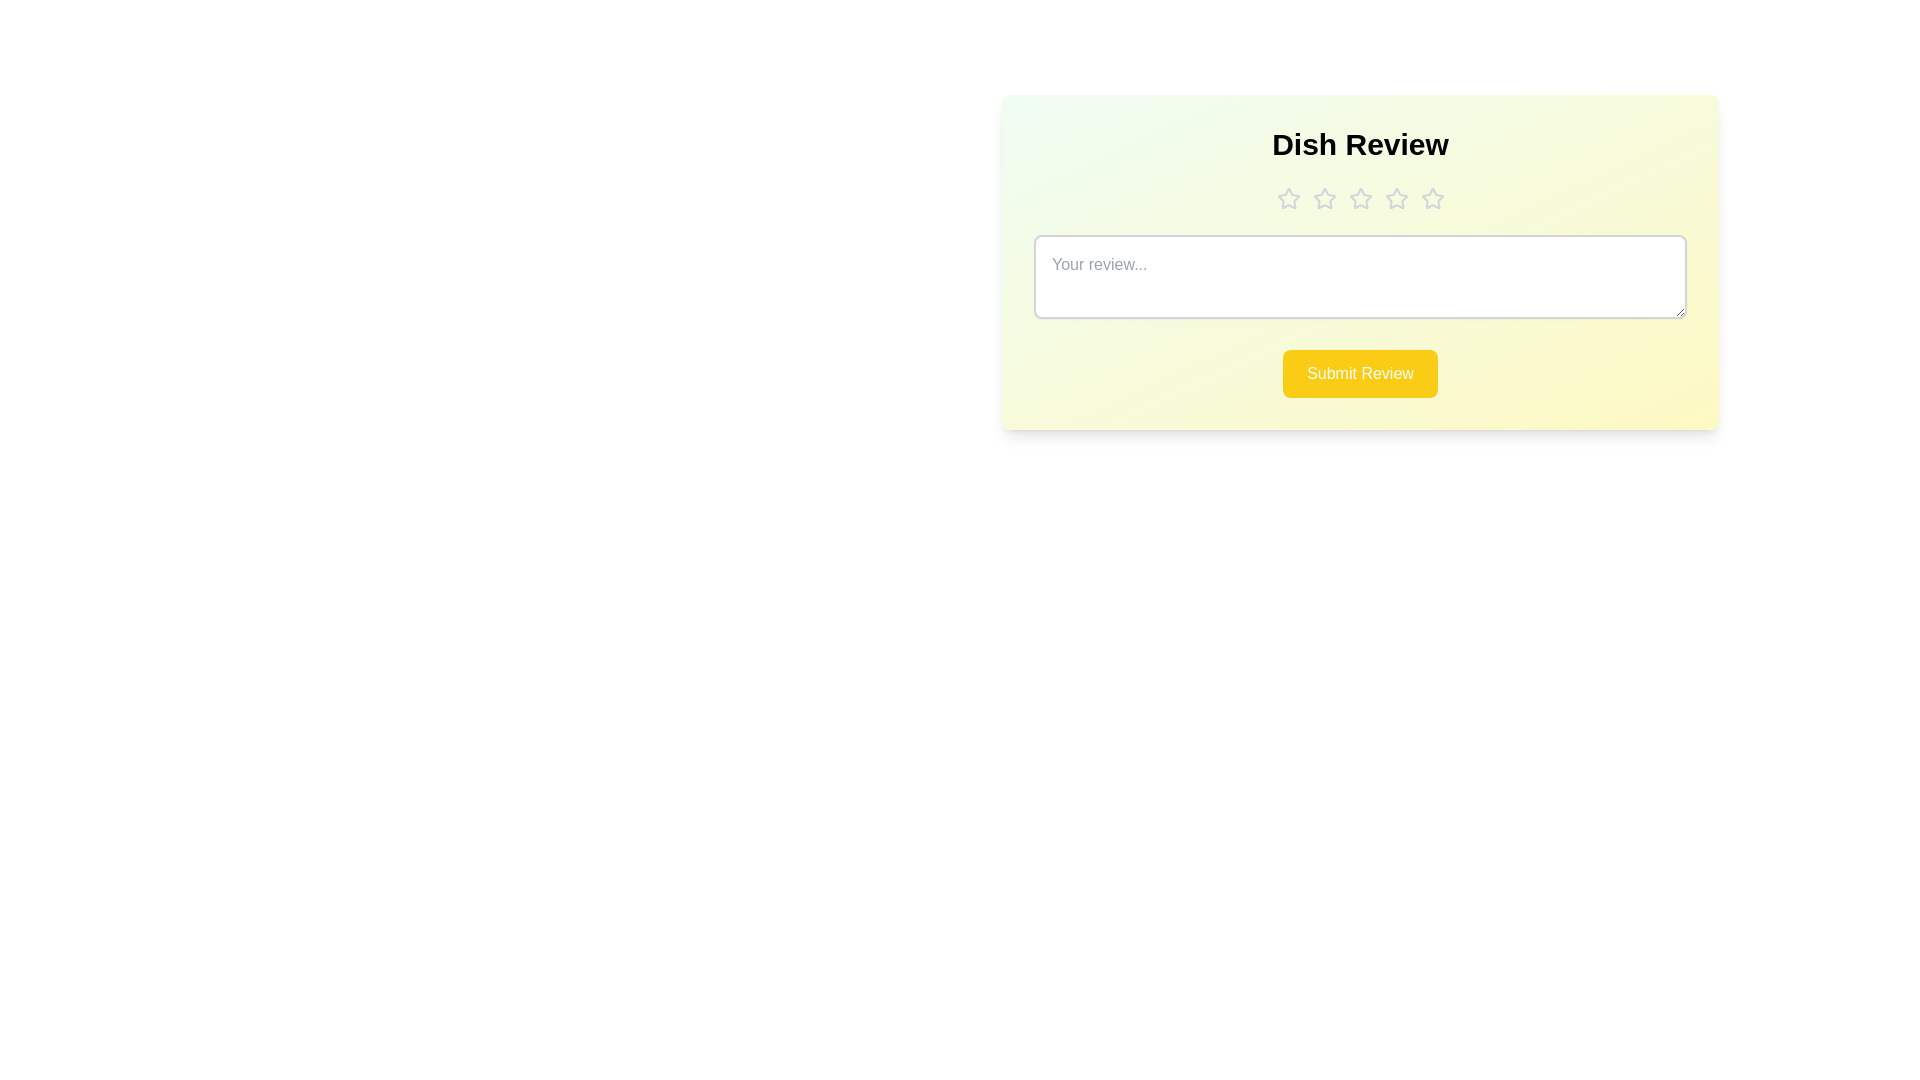 Image resolution: width=1920 pixels, height=1080 pixels. What do you see at coordinates (1395, 199) in the screenshot?
I see `the dish rating to 4 stars by clicking on the corresponding star` at bounding box center [1395, 199].